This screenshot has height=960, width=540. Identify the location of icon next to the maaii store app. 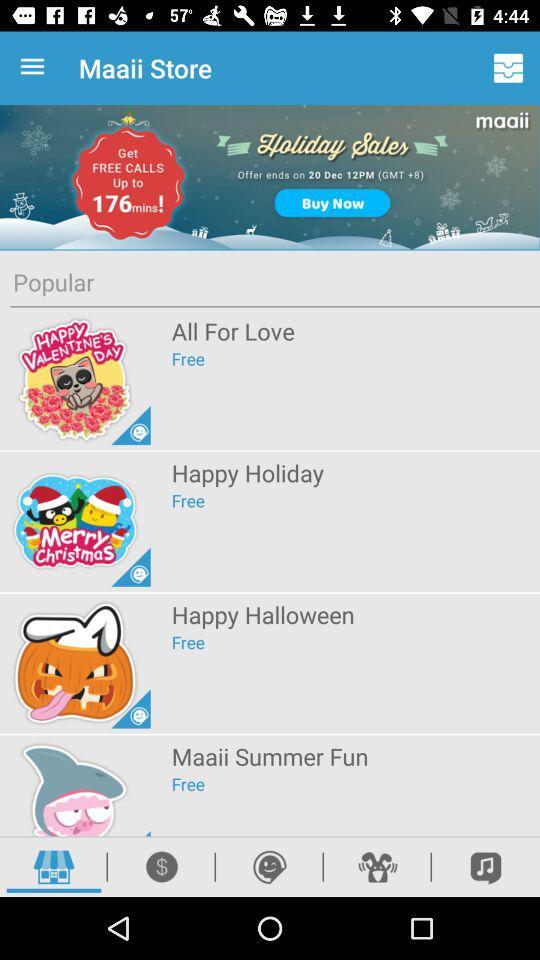
(36, 68).